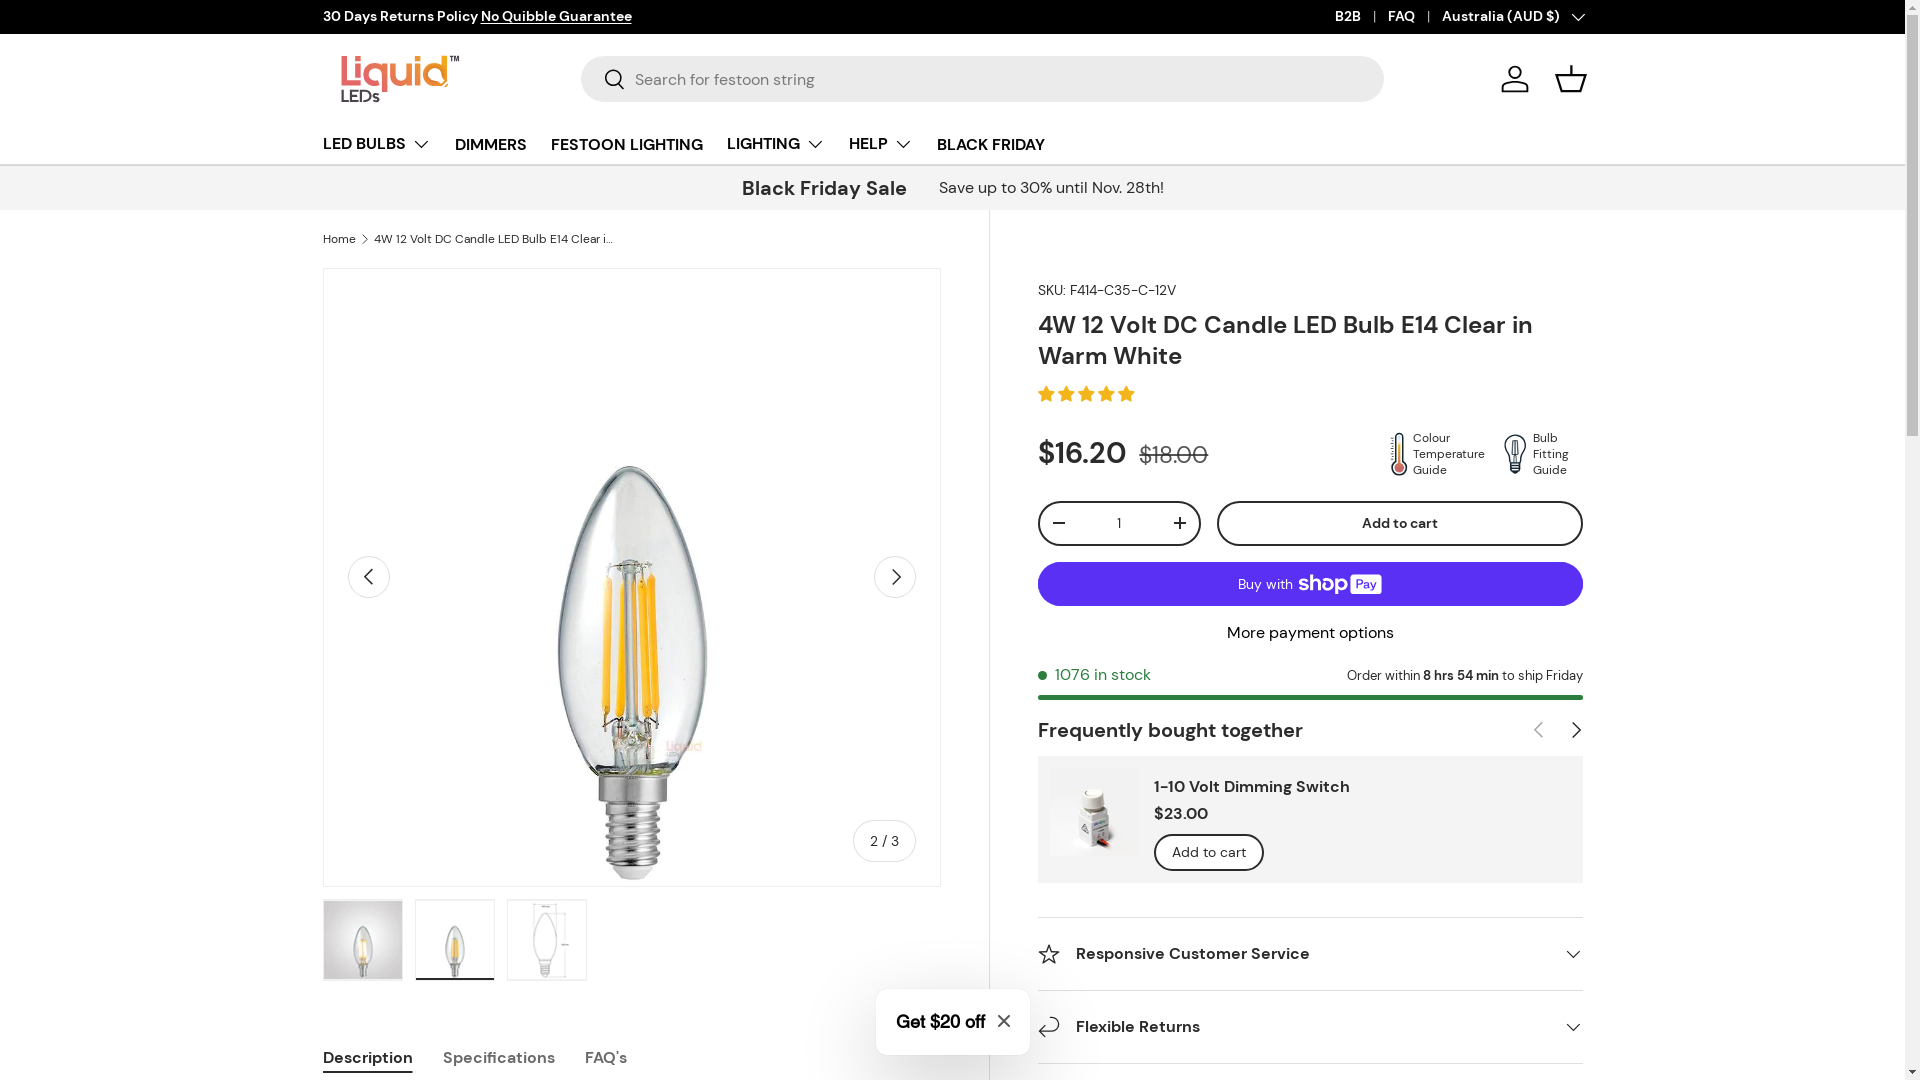 This screenshot has width=1920, height=1080. I want to click on 'Colour Temperature Guide', so click(1430, 454).